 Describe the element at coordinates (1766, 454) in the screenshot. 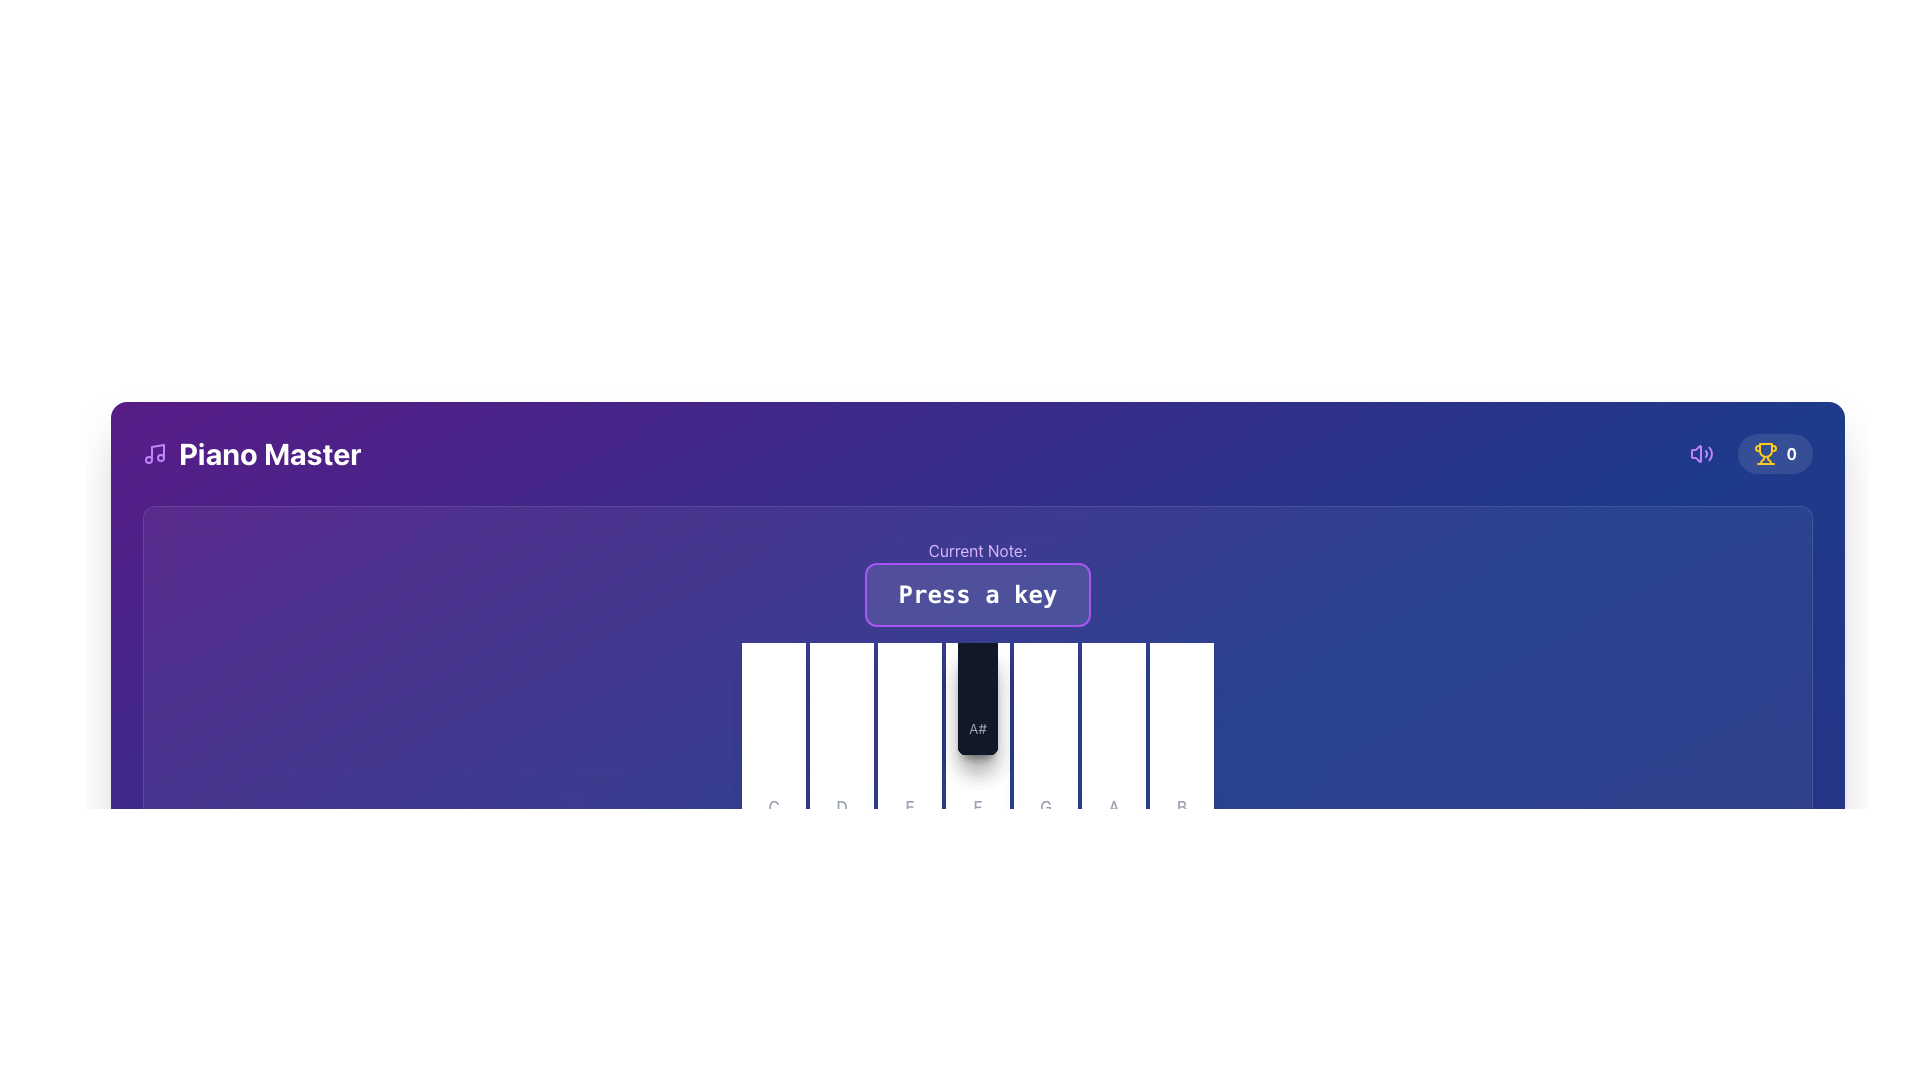

I see `the trophy SVG icon located in the top-right corner of the application interface, which serves as a visual cue for achievements or rewards` at that location.